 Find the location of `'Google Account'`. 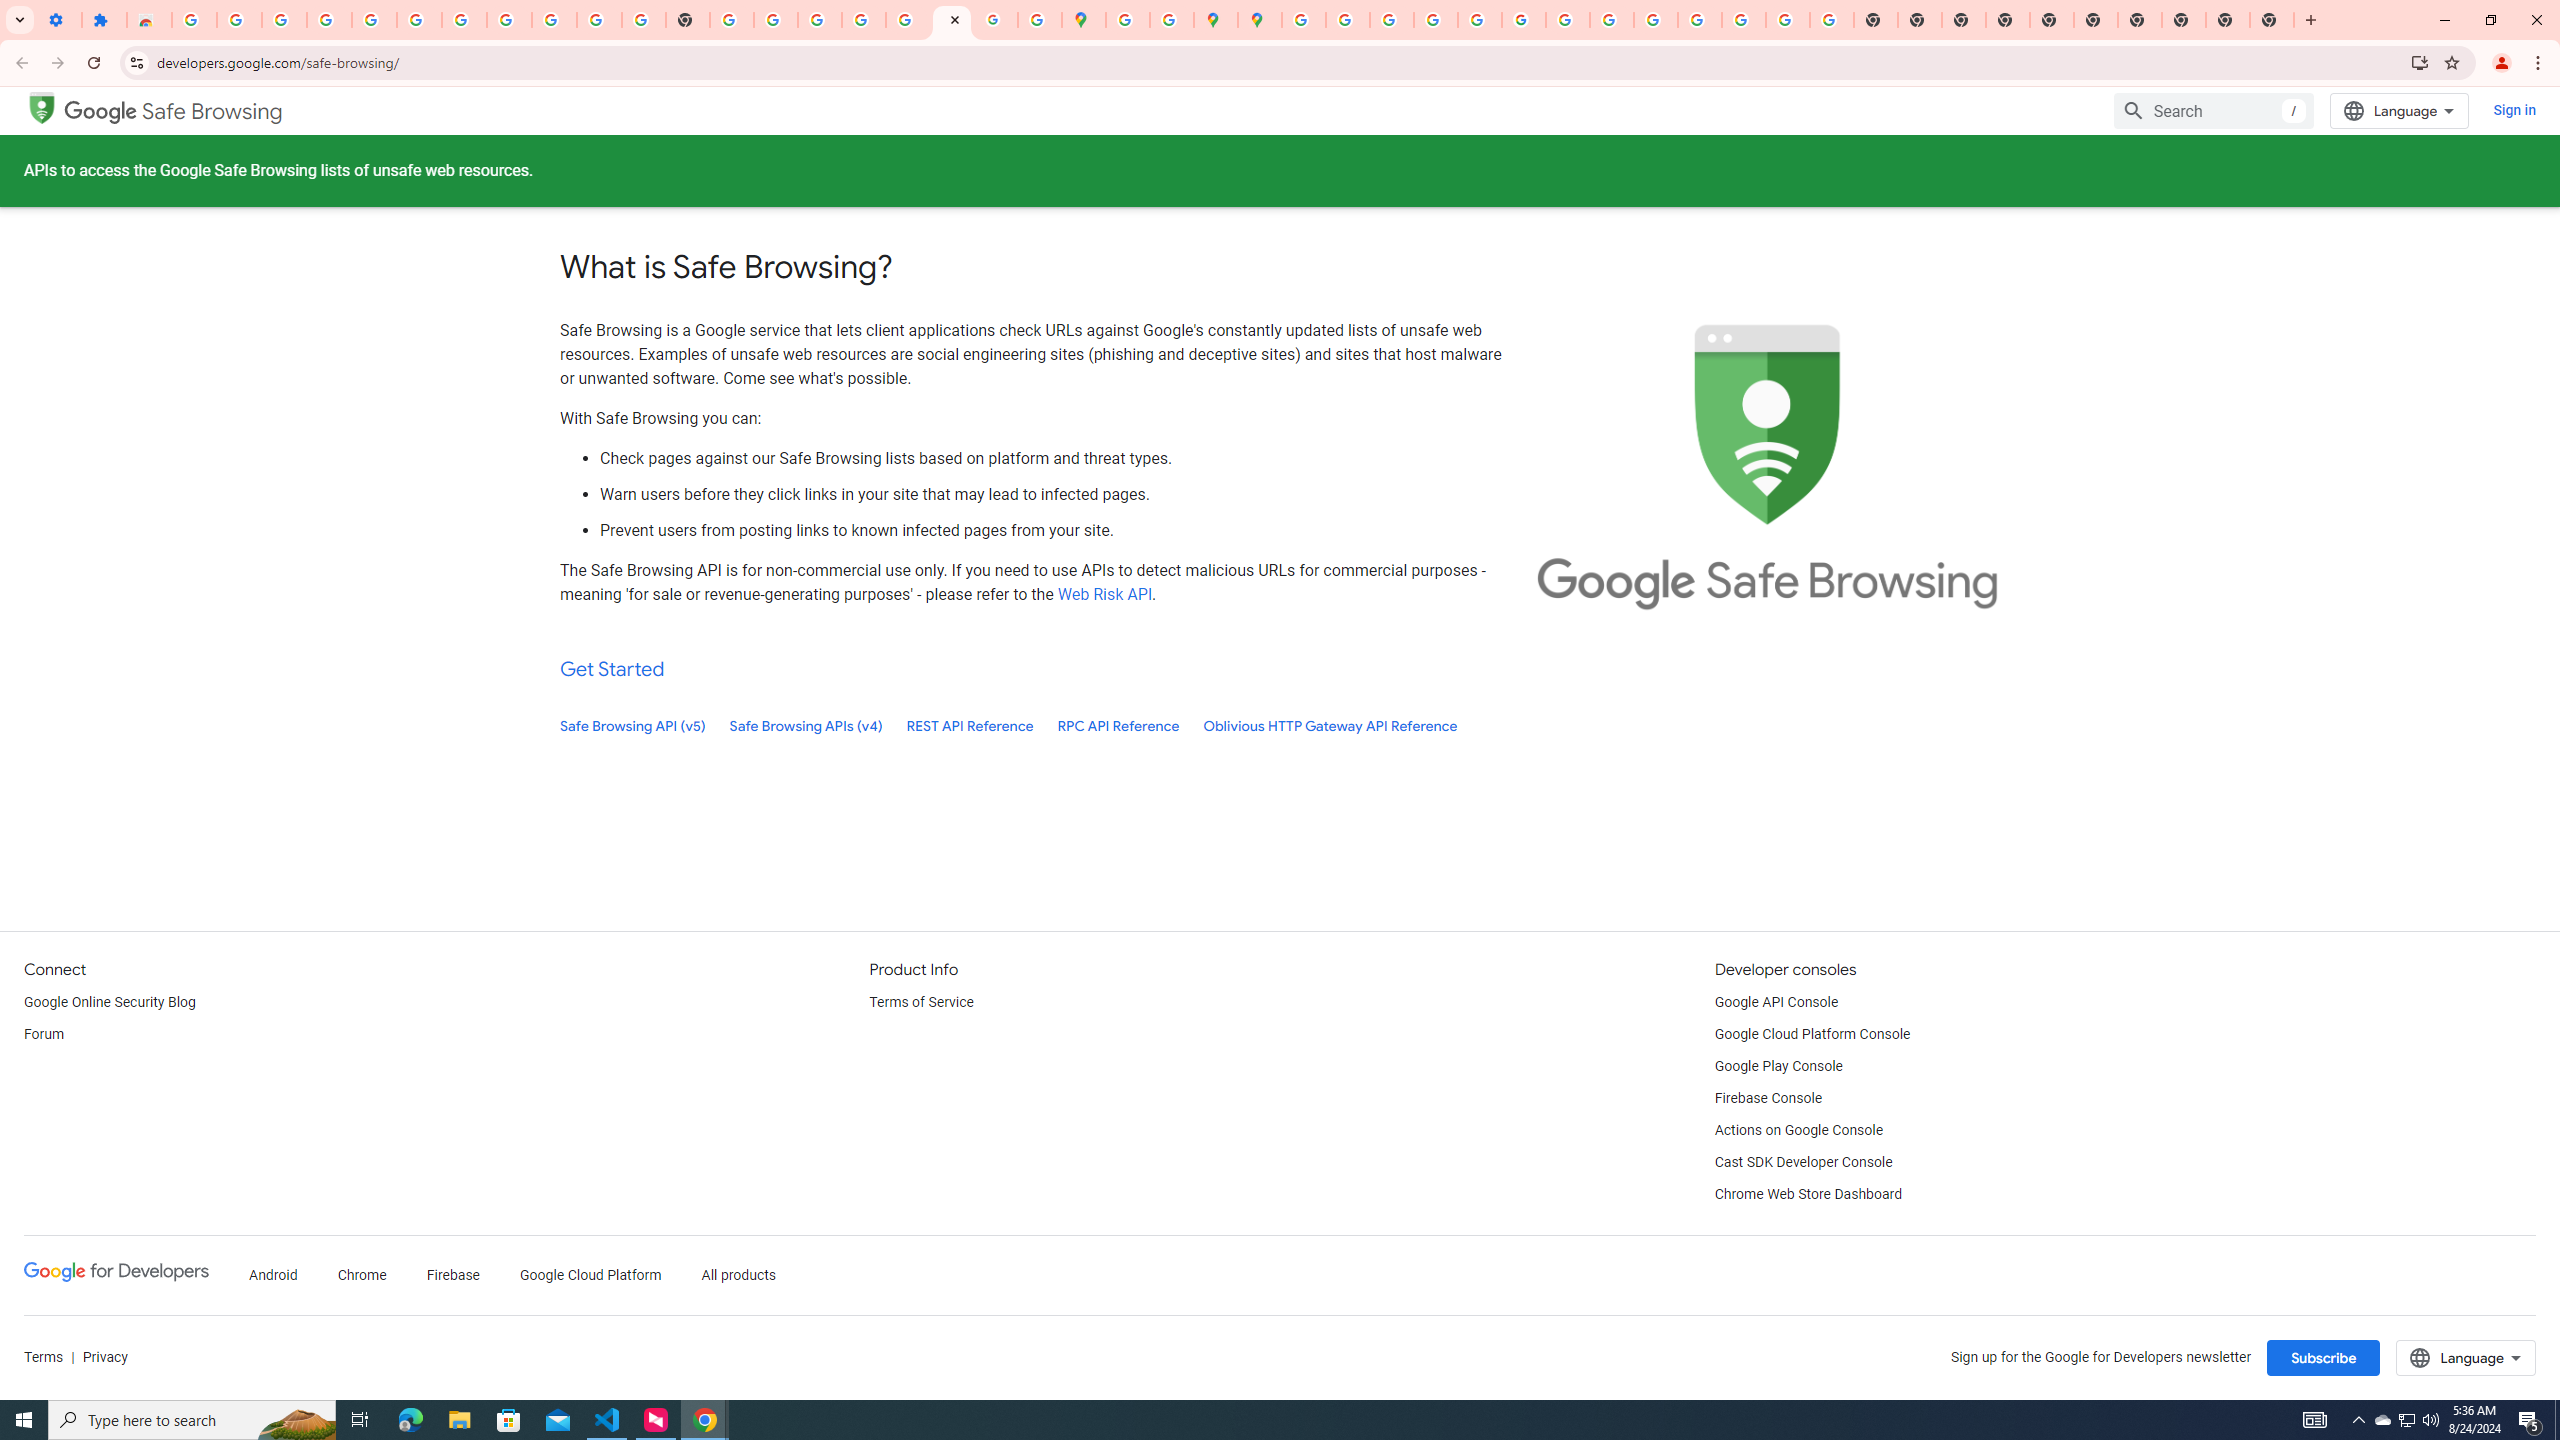

'Google Account' is located at coordinates (554, 19).